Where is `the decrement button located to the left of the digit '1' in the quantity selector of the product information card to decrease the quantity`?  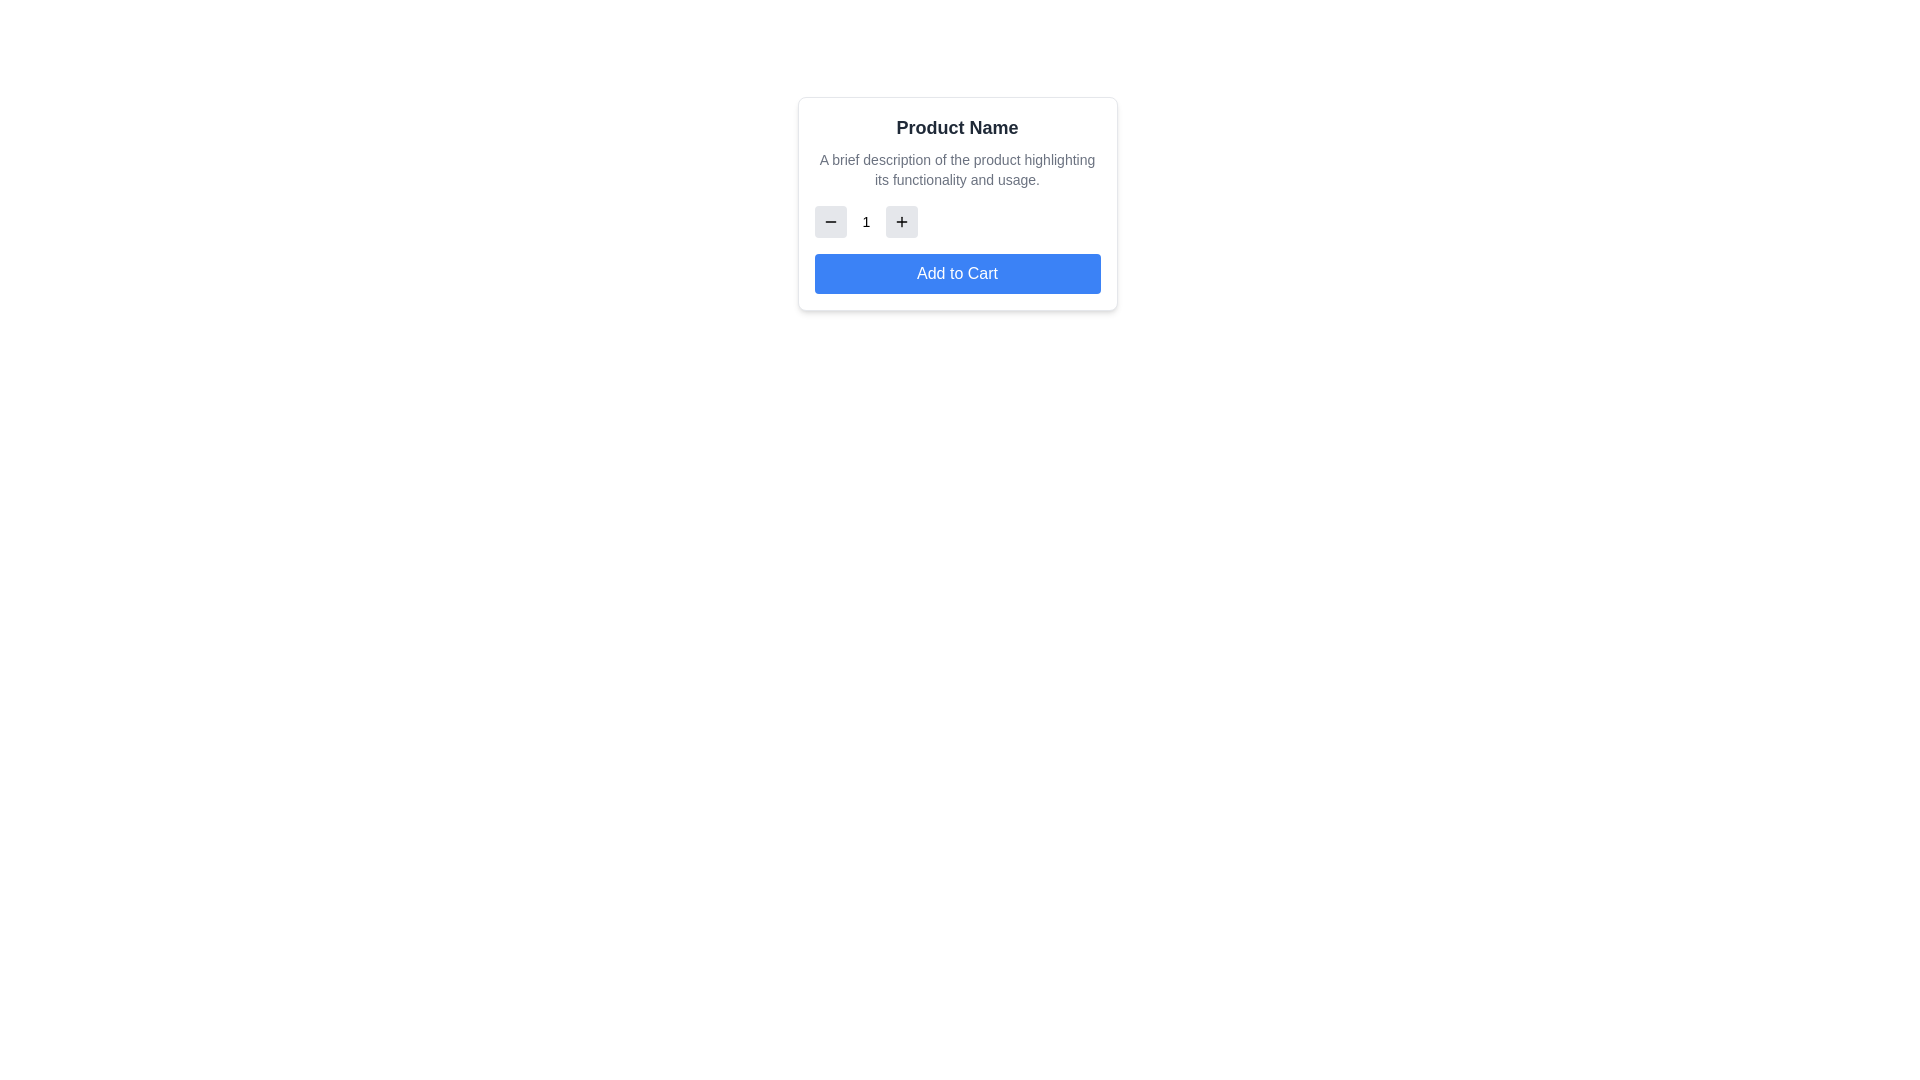
the decrement button located to the left of the digit '1' in the quantity selector of the product information card to decrease the quantity is located at coordinates (830, 222).